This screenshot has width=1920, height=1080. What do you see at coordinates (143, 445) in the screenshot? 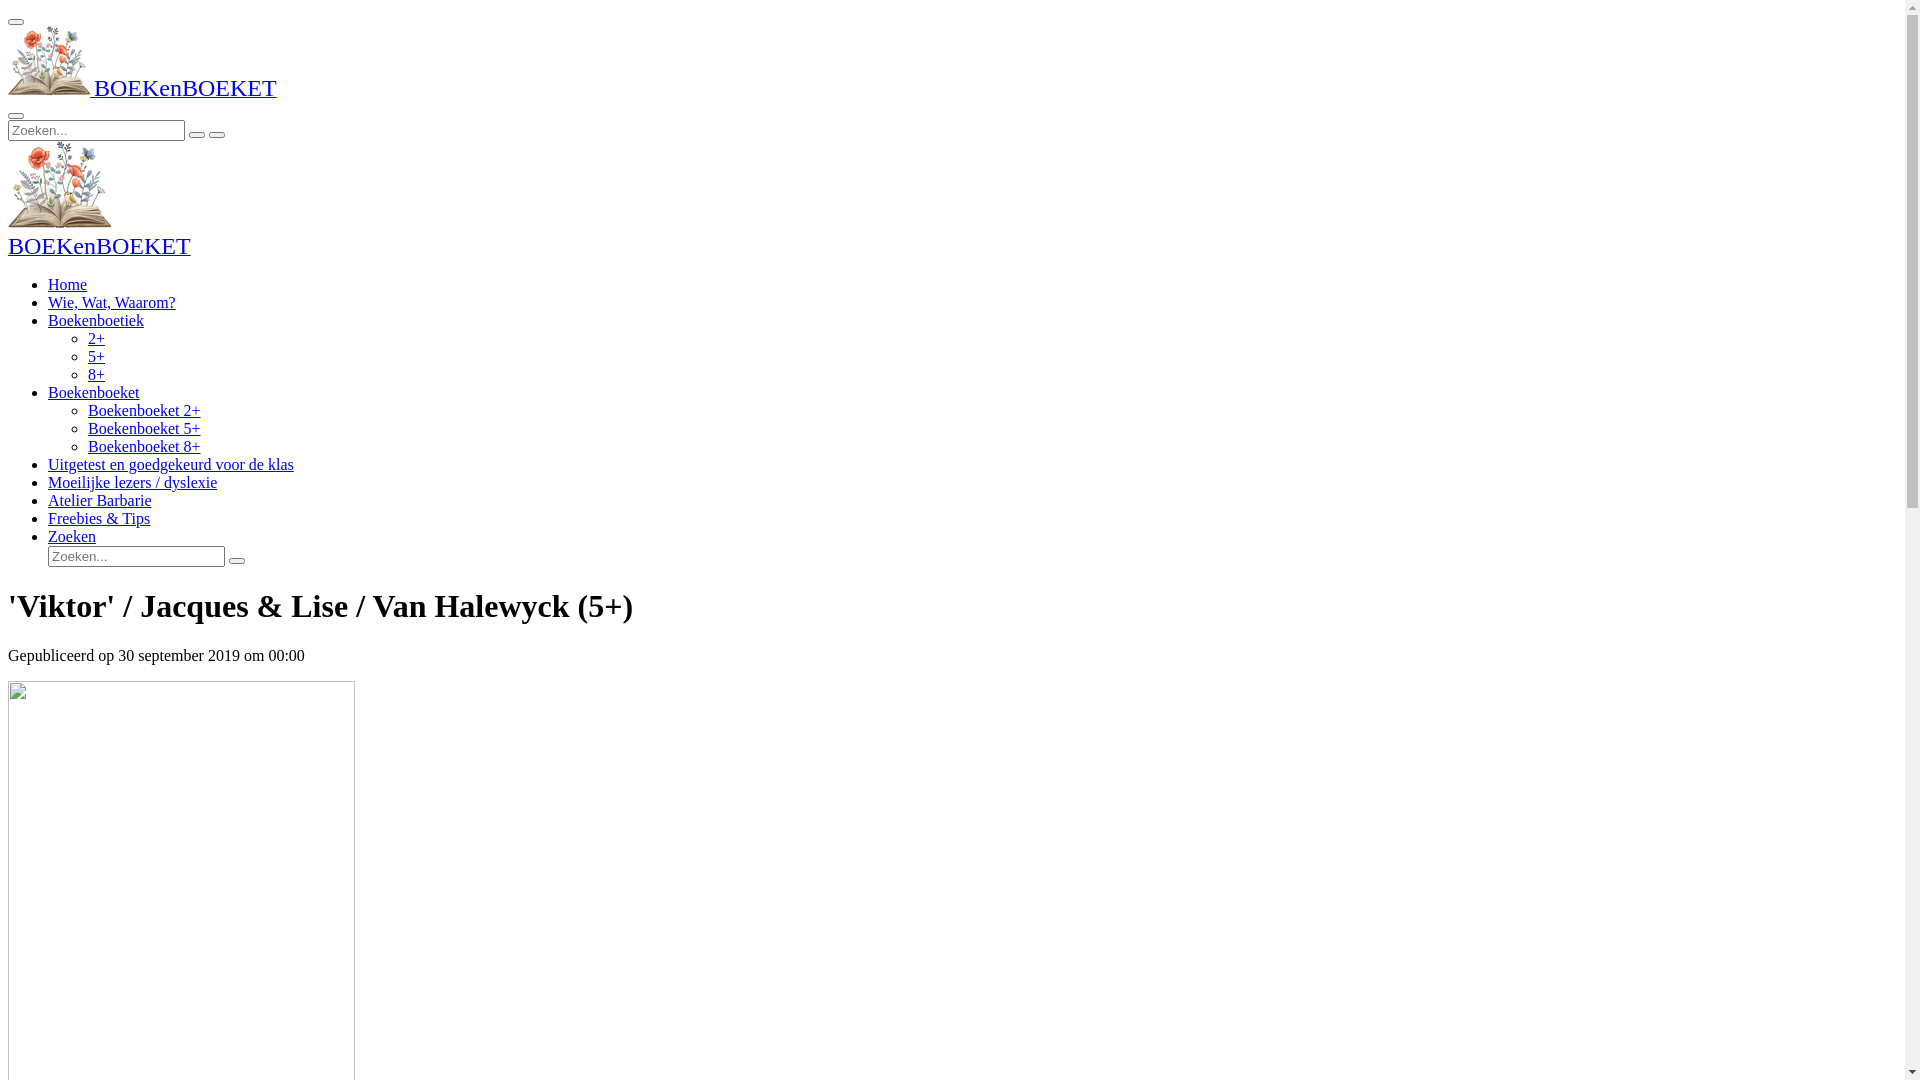
I see `'Boekenboeket 8+'` at bounding box center [143, 445].